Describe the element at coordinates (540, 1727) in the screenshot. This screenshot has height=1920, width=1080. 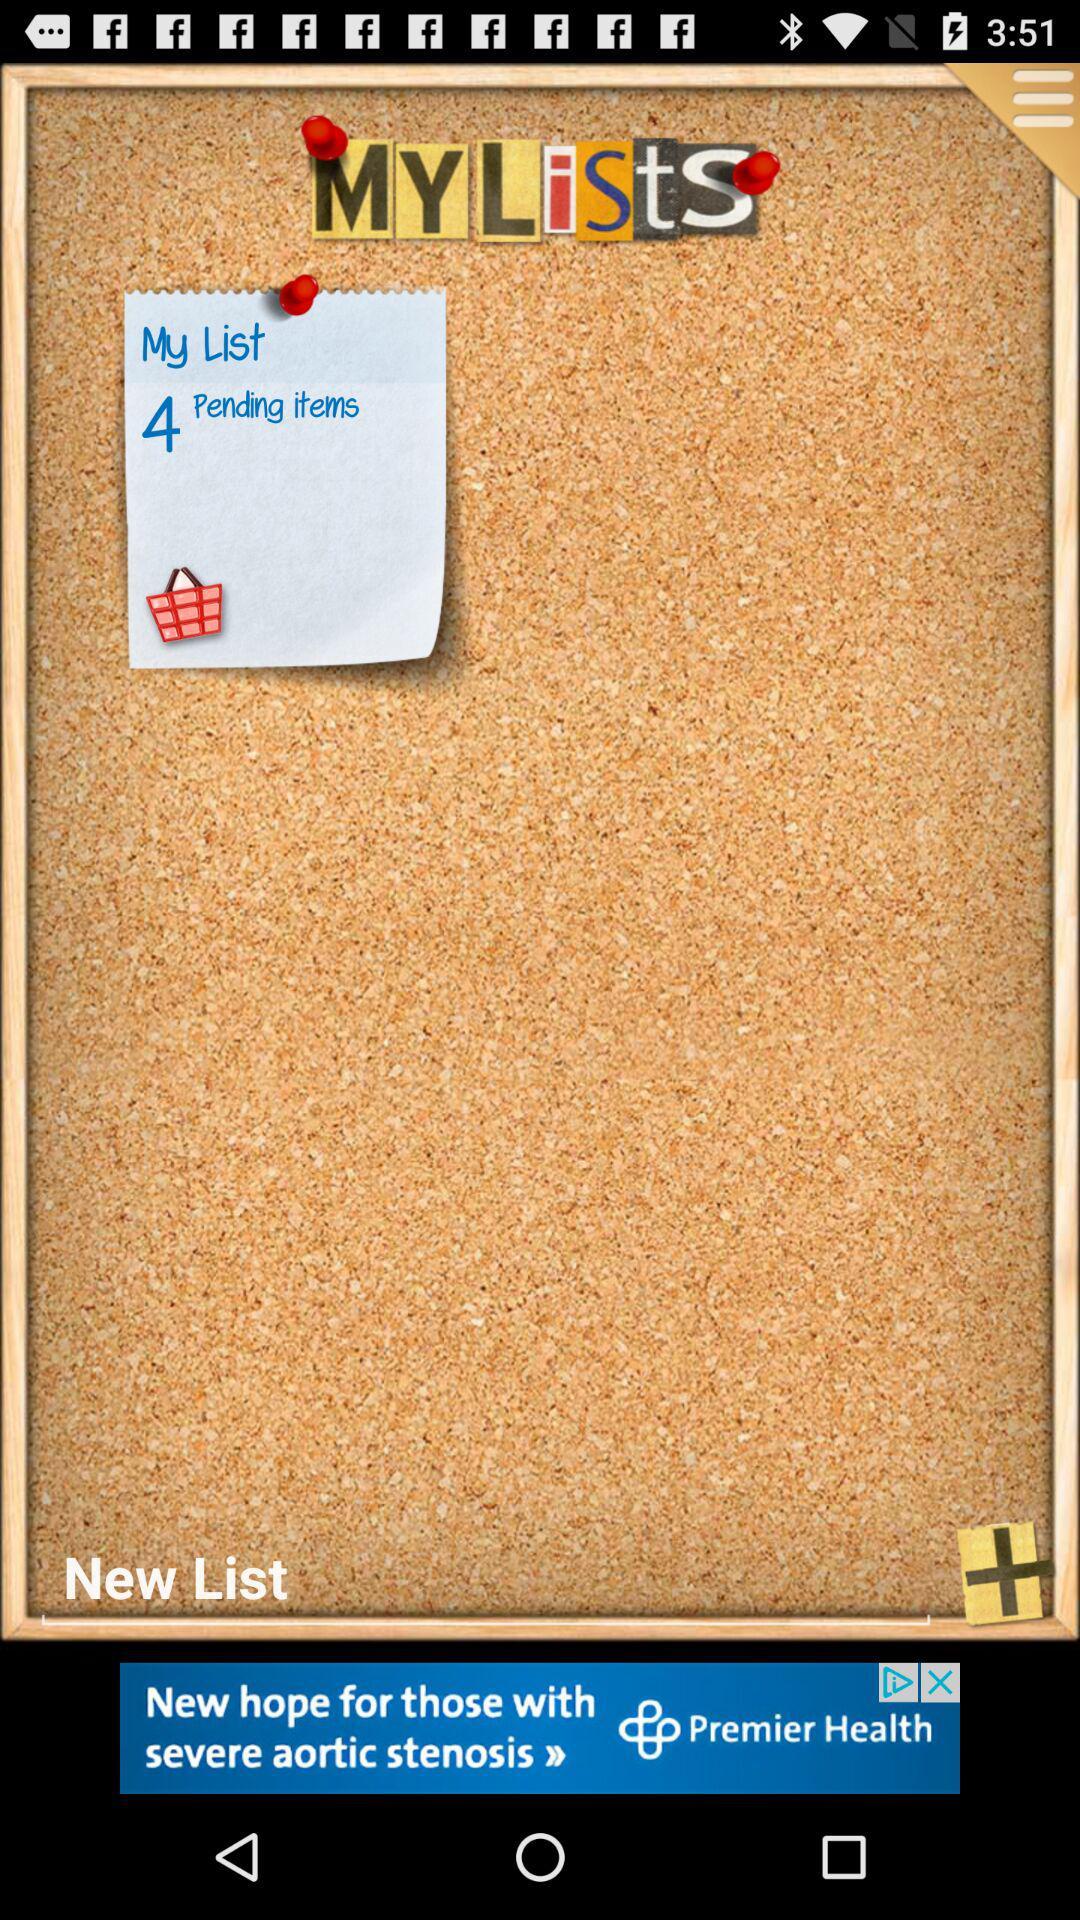
I see `open advertisement` at that location.